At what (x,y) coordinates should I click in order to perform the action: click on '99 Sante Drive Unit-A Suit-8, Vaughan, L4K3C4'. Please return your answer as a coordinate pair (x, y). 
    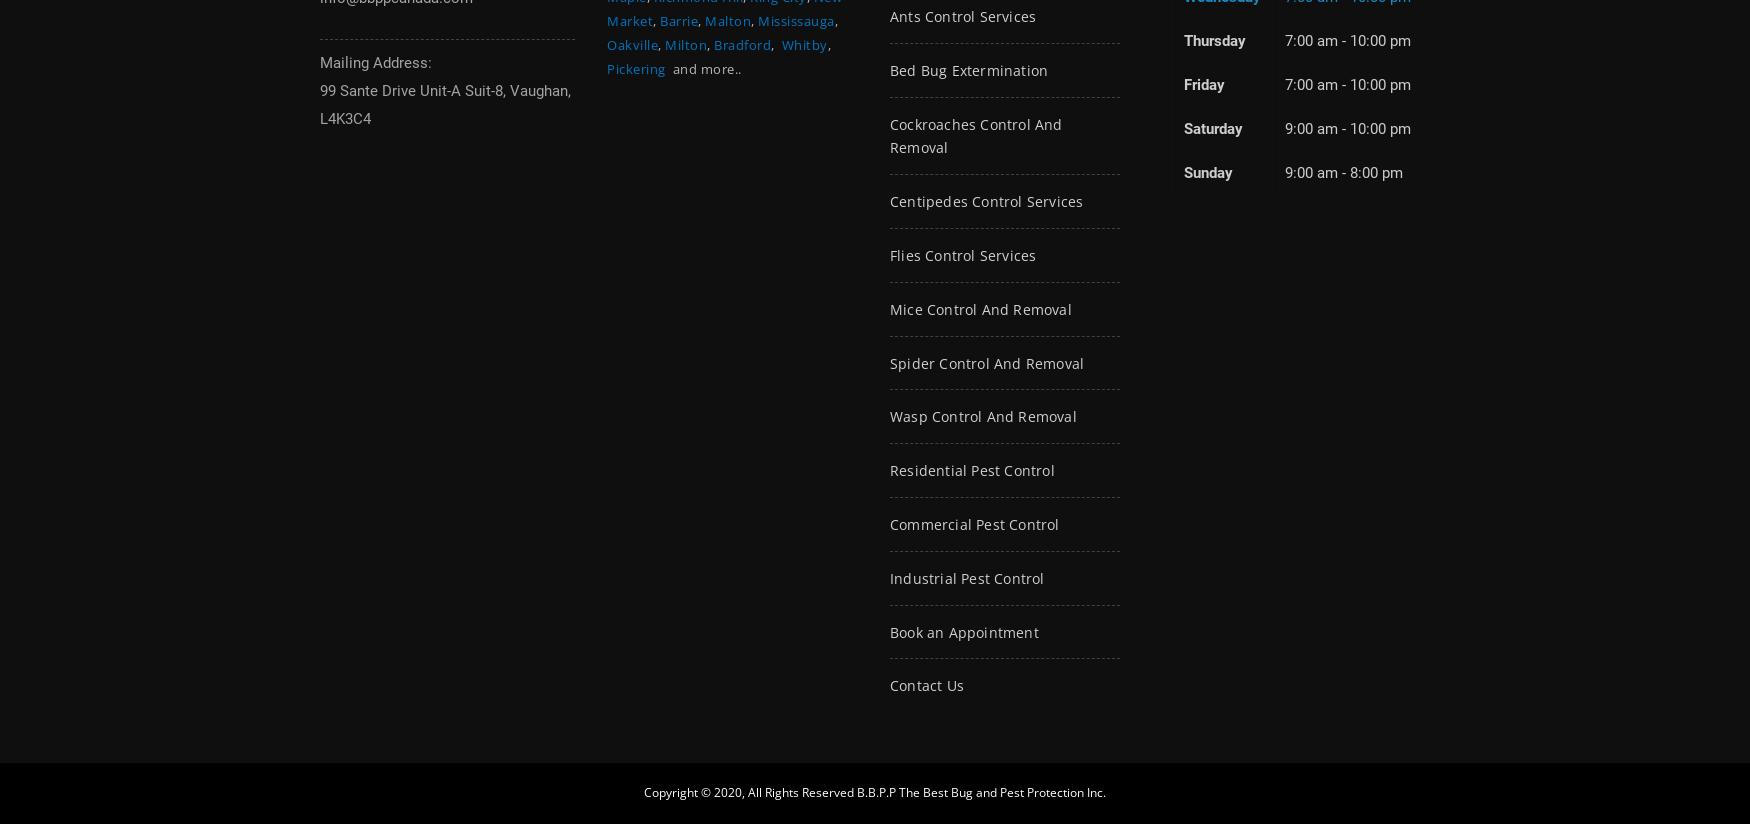
    Looking at the image, I should click on (445, 104).